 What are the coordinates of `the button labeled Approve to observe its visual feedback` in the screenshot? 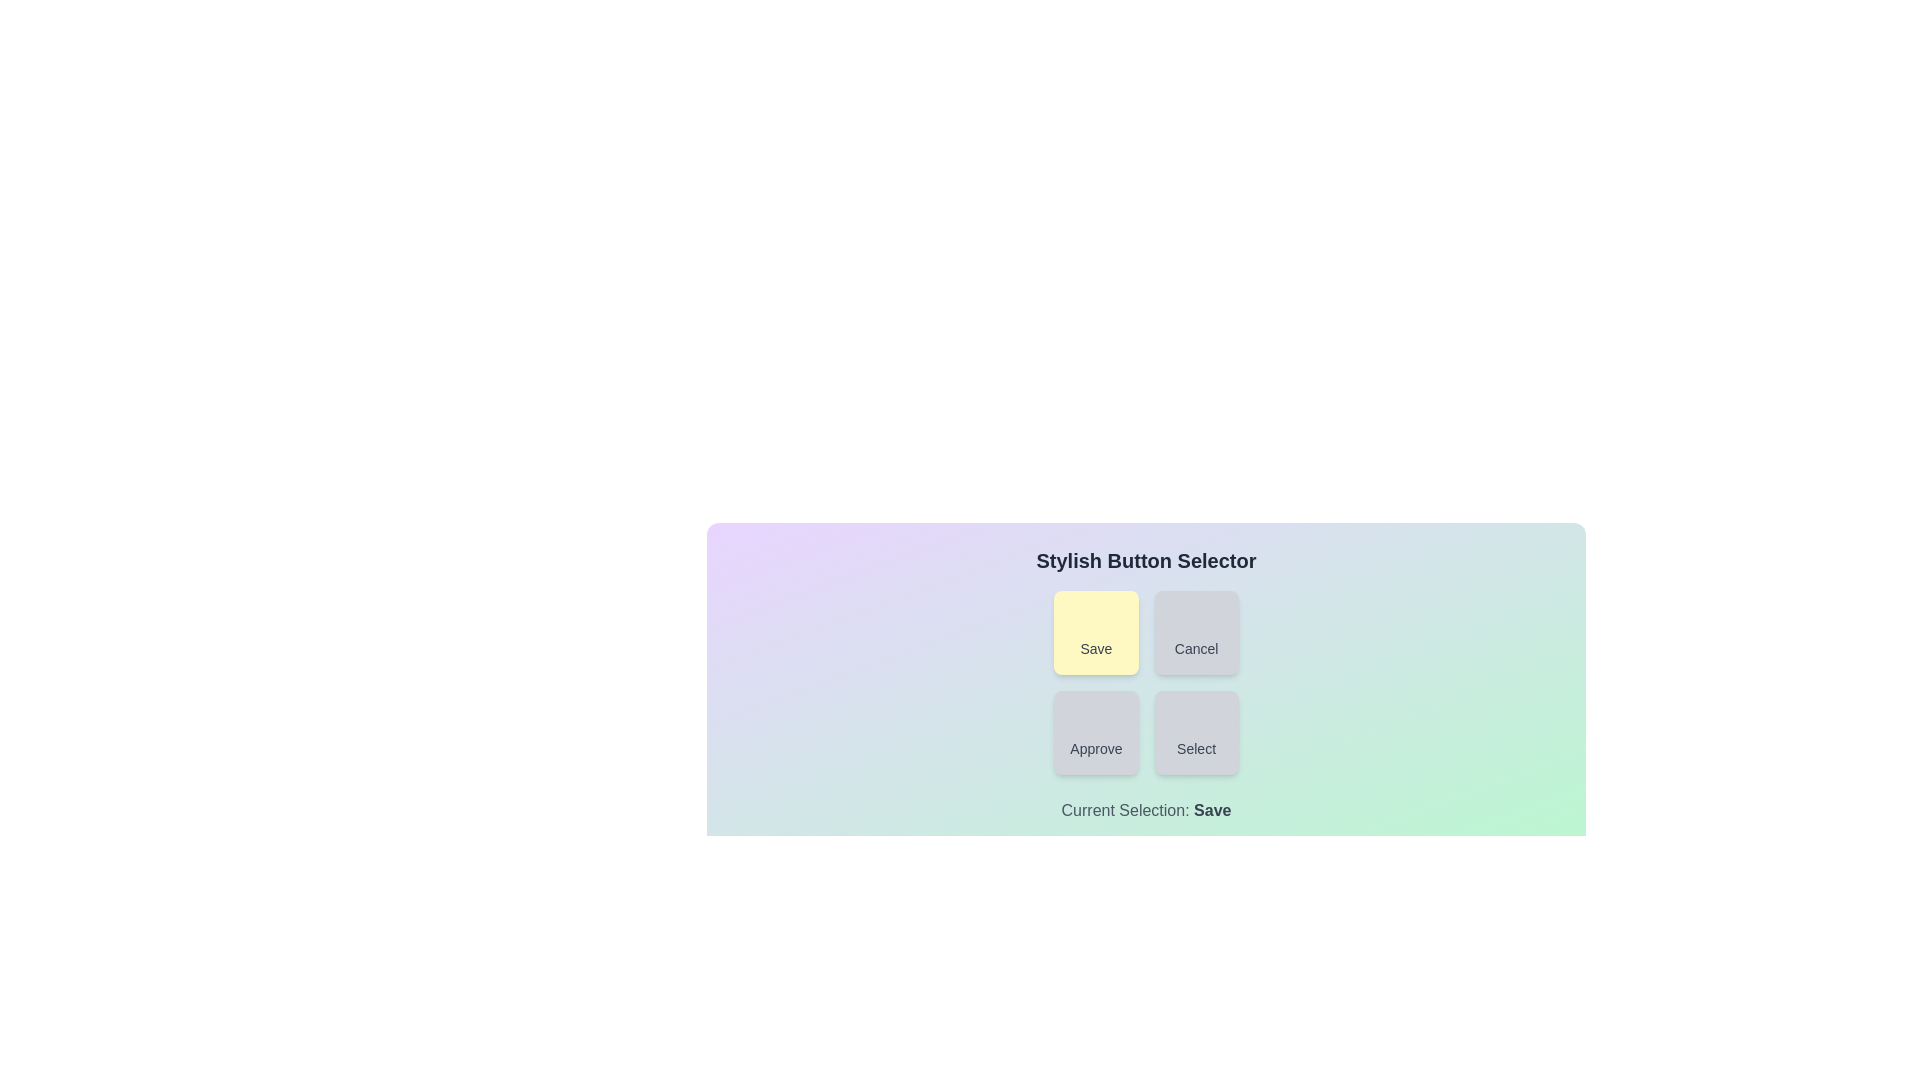 It's located at (1094, 732).